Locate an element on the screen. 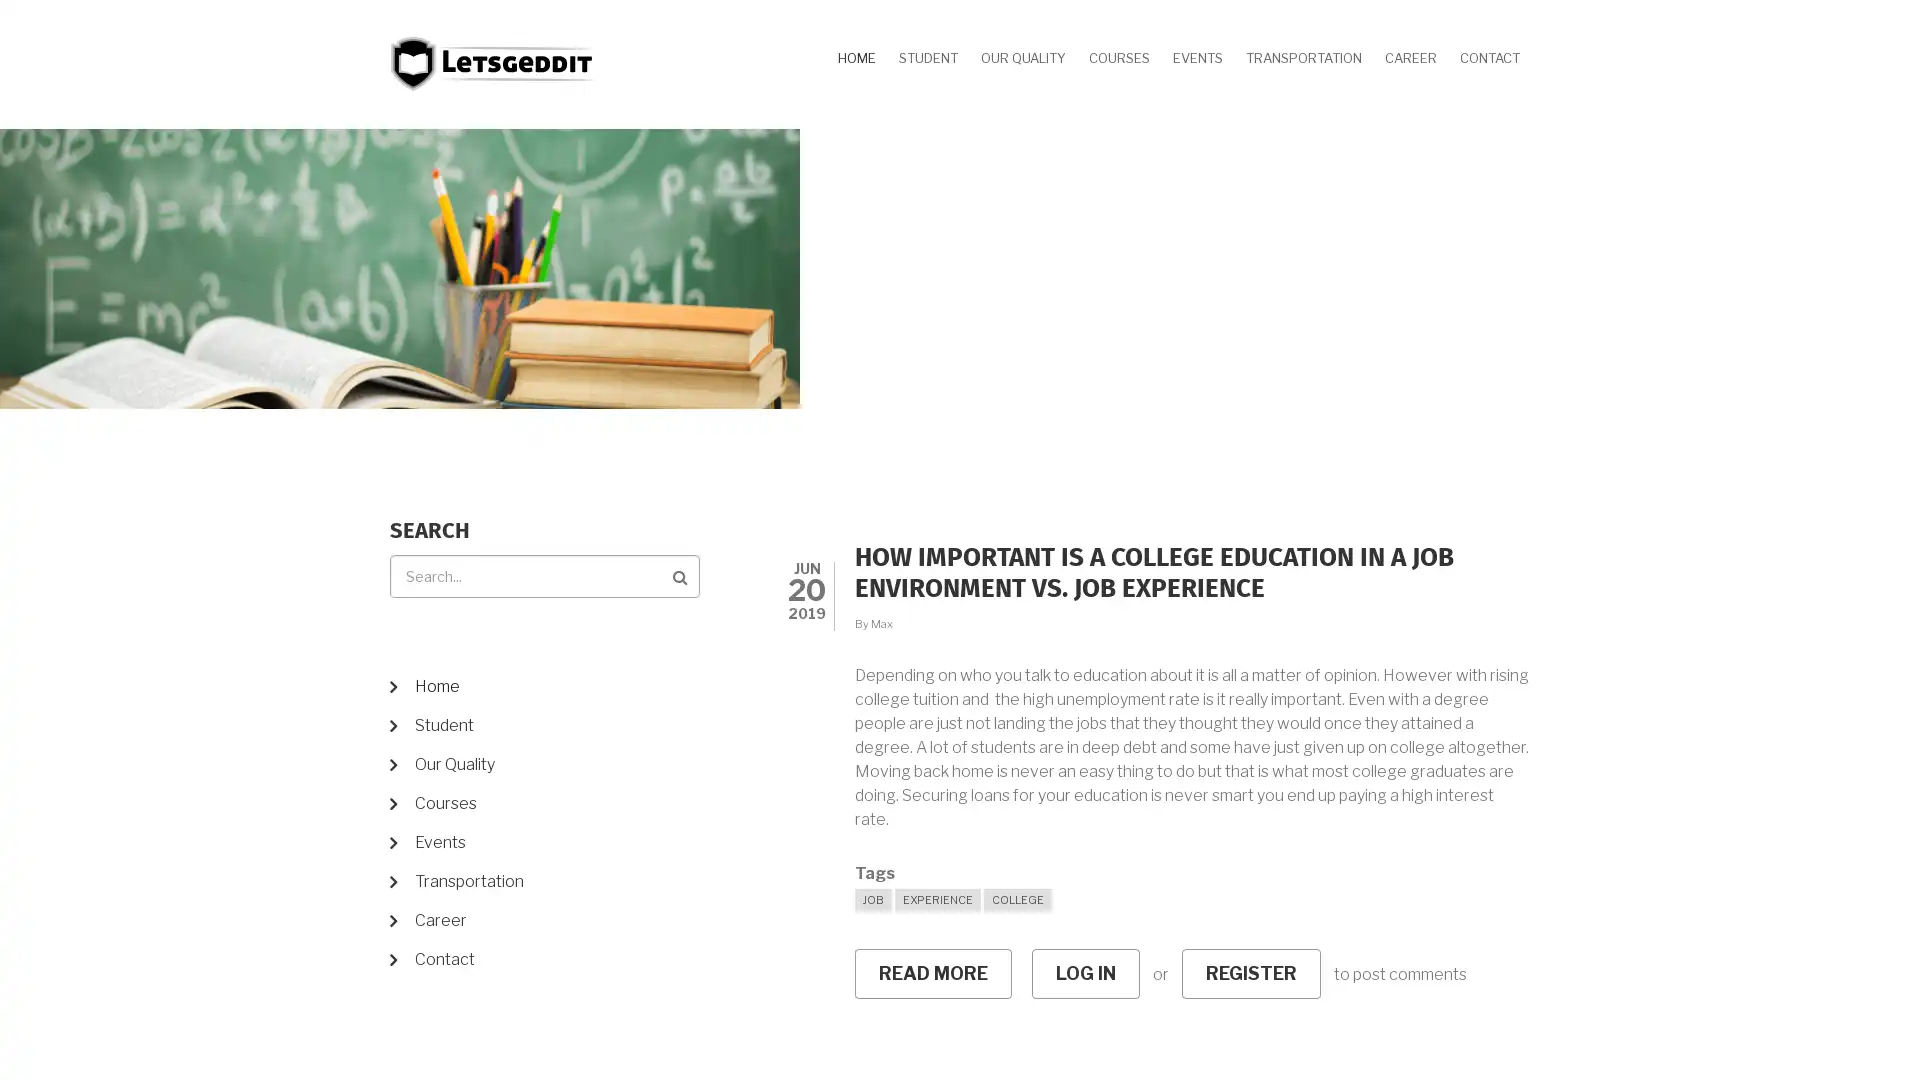 Image resolution: width=1920 pixels, height=1080 pixels. Search is located at coordinates (685, 576).